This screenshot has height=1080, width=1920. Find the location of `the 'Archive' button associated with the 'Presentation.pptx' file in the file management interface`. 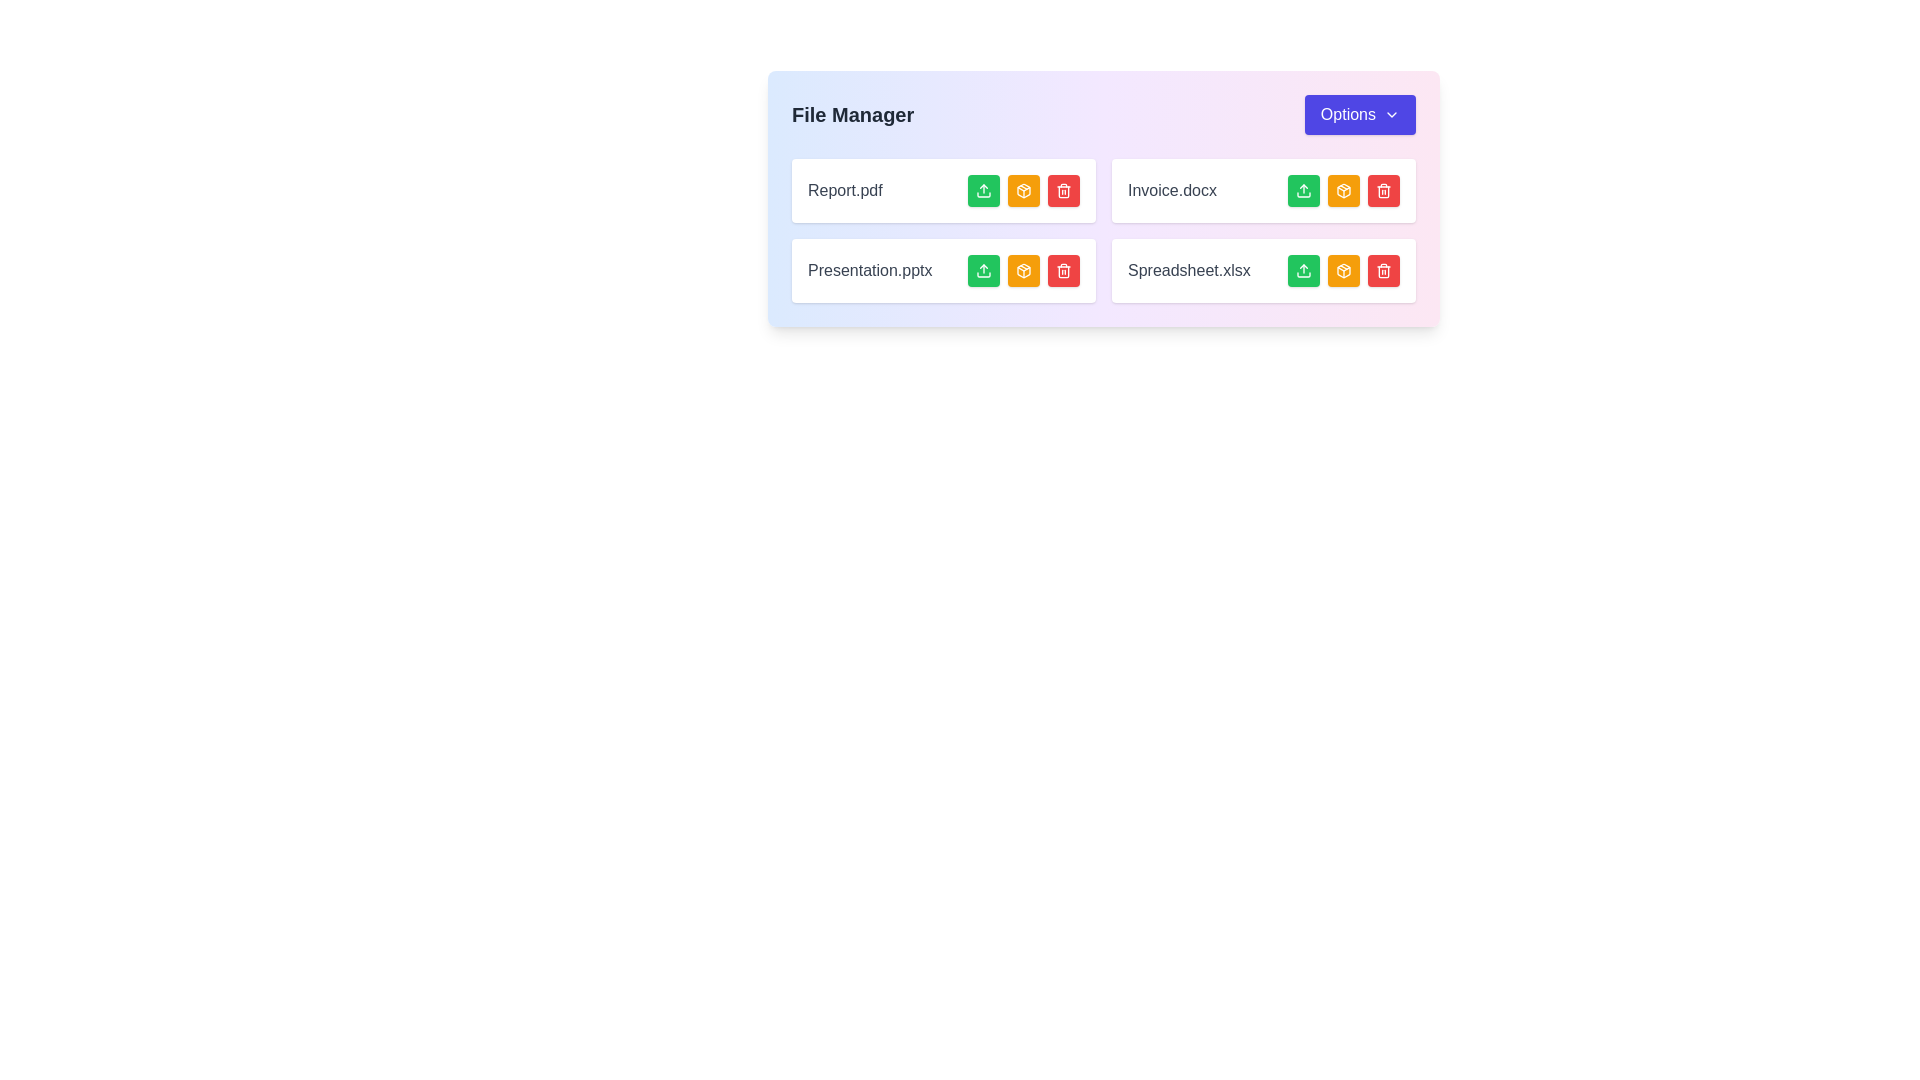

the 'Archive' button associated with the 'Presentation.pptx' file in the file management interface is located at coordinates (1023, 270).